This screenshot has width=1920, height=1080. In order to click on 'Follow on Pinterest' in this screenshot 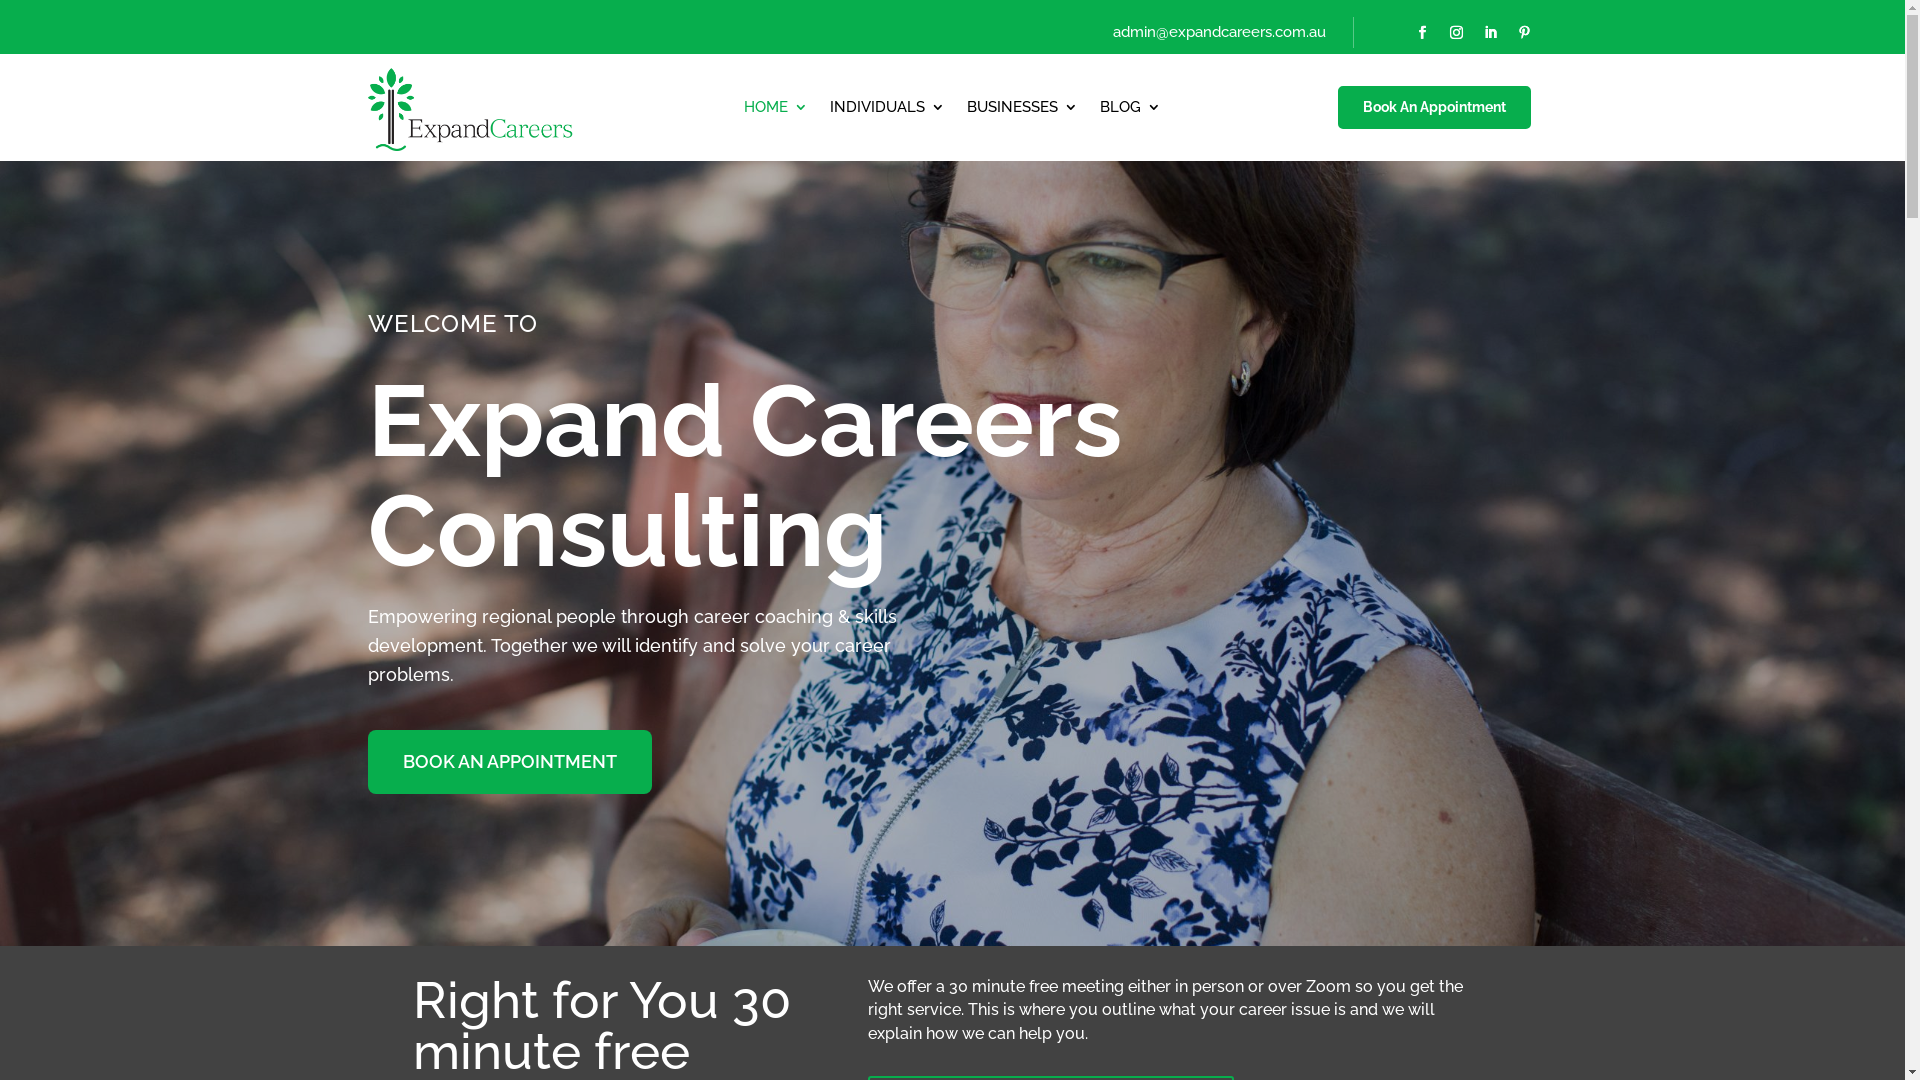, I will do `click(1522, 33)`.